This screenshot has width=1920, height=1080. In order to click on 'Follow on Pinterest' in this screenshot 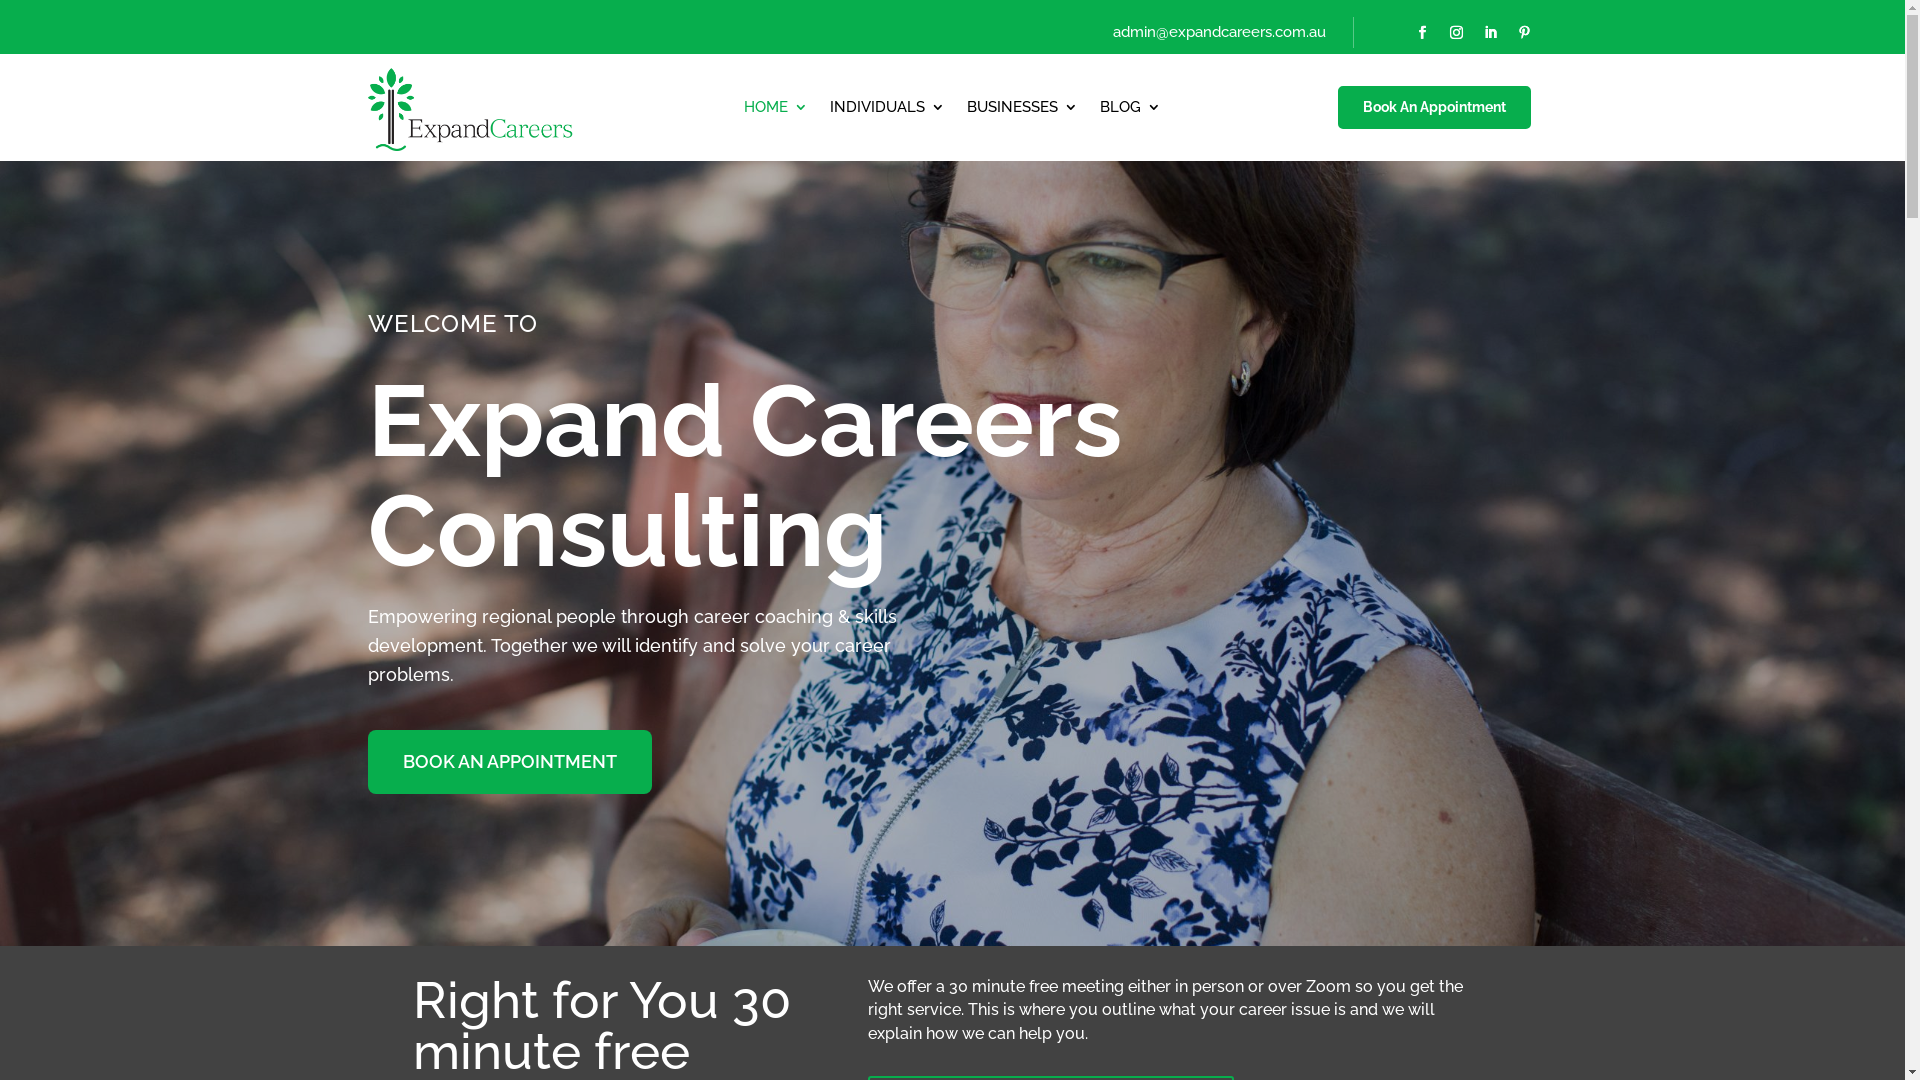, I will do `click(1522, 33)`.